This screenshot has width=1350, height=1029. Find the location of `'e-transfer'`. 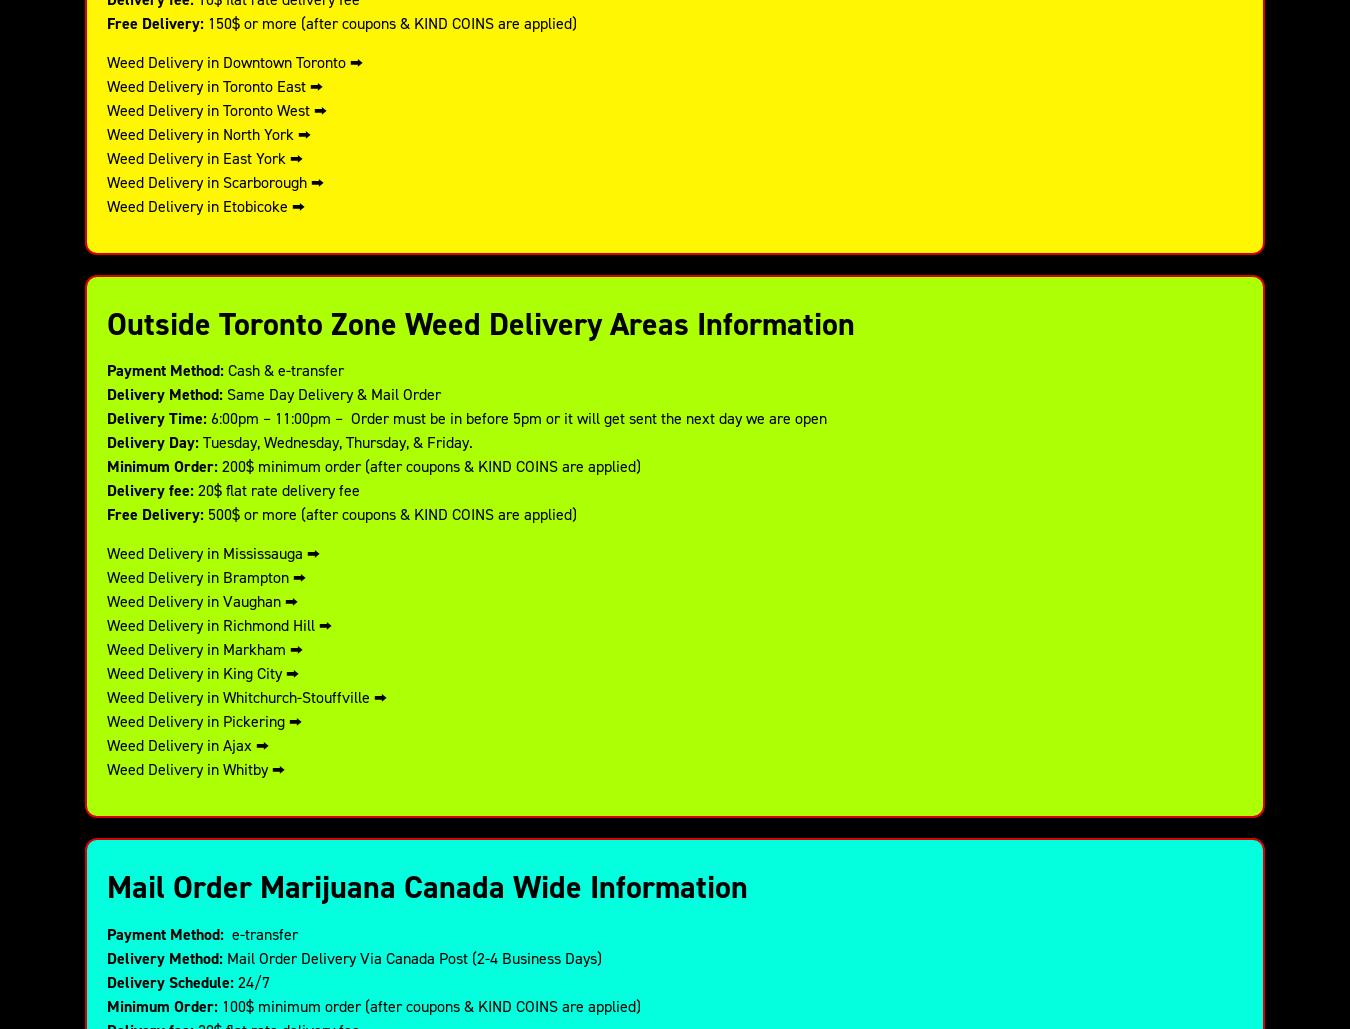

'e-transfer' is located at coordinates (259, 933).